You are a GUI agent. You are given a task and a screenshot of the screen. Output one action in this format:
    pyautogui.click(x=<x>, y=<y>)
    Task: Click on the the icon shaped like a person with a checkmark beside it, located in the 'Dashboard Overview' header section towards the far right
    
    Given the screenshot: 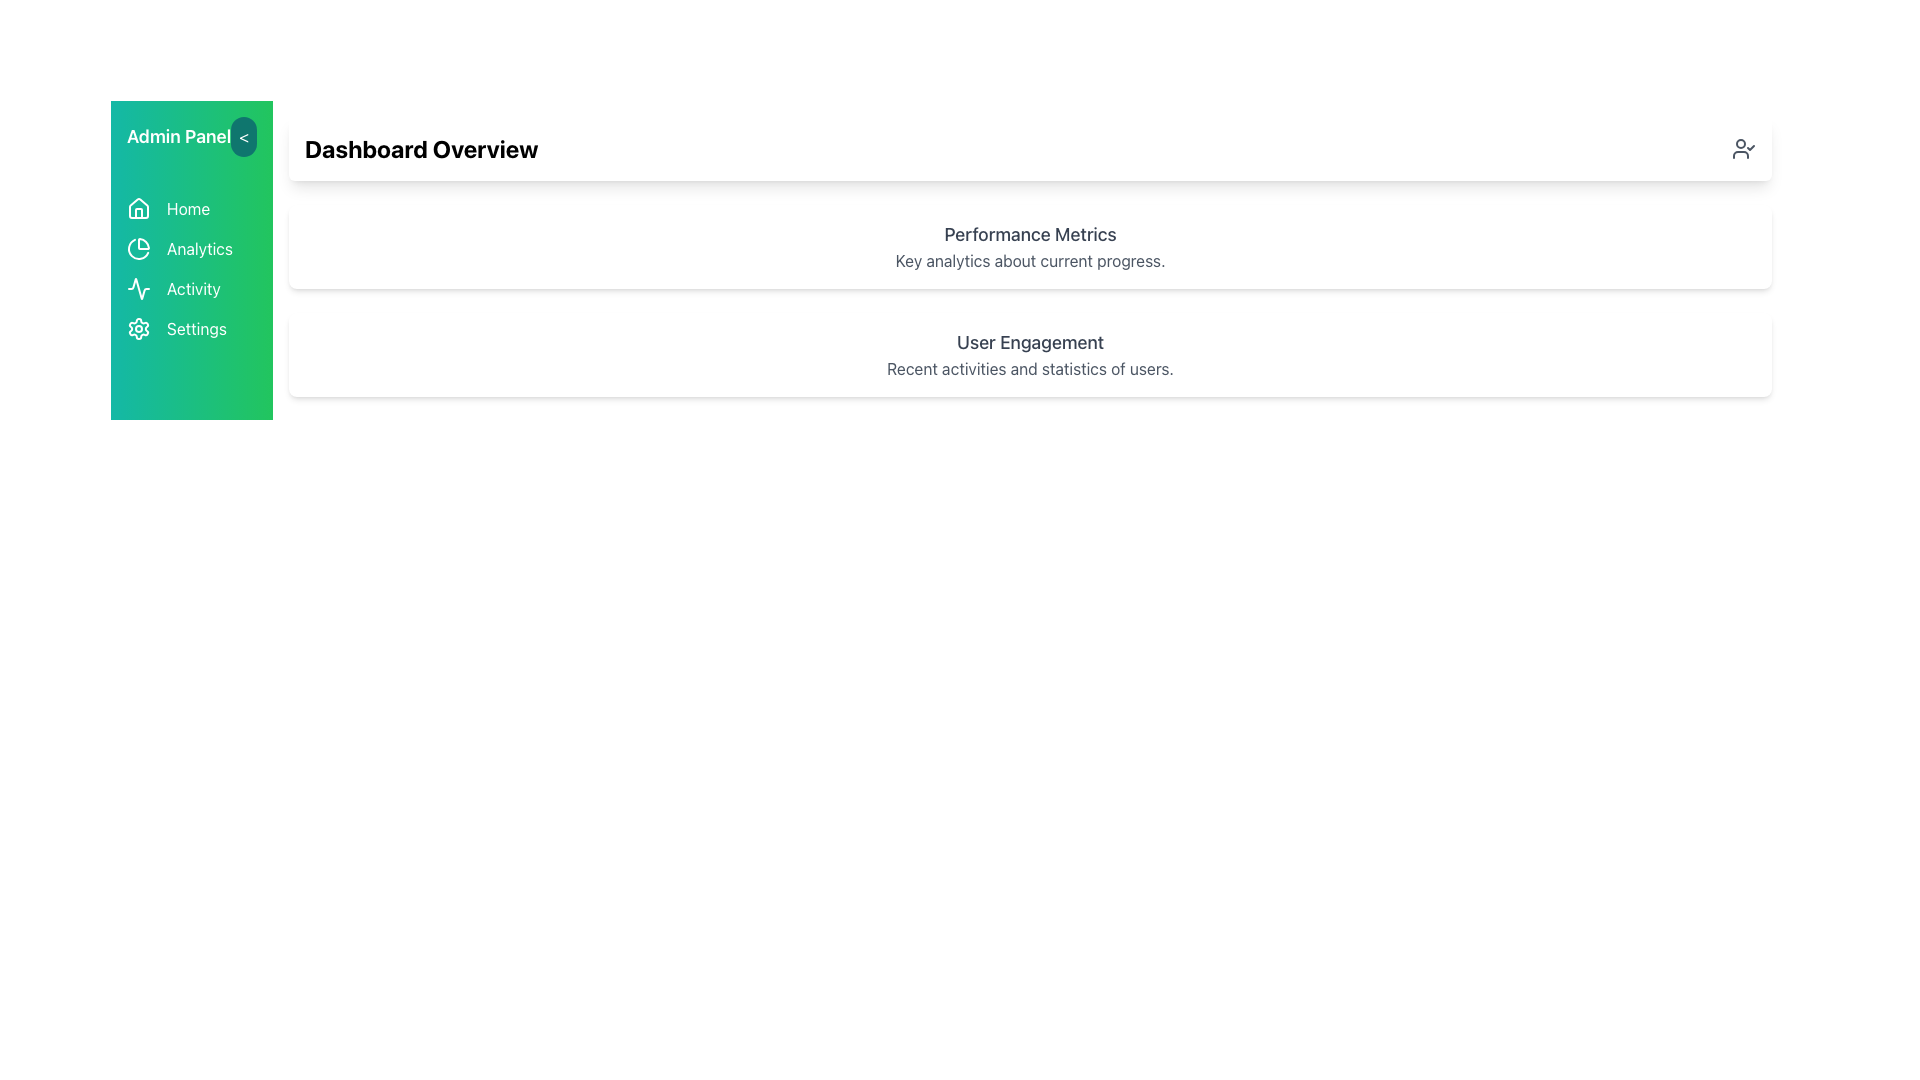 What is the action you would take?
    pyautogui.click(x=1742, y=148)
    